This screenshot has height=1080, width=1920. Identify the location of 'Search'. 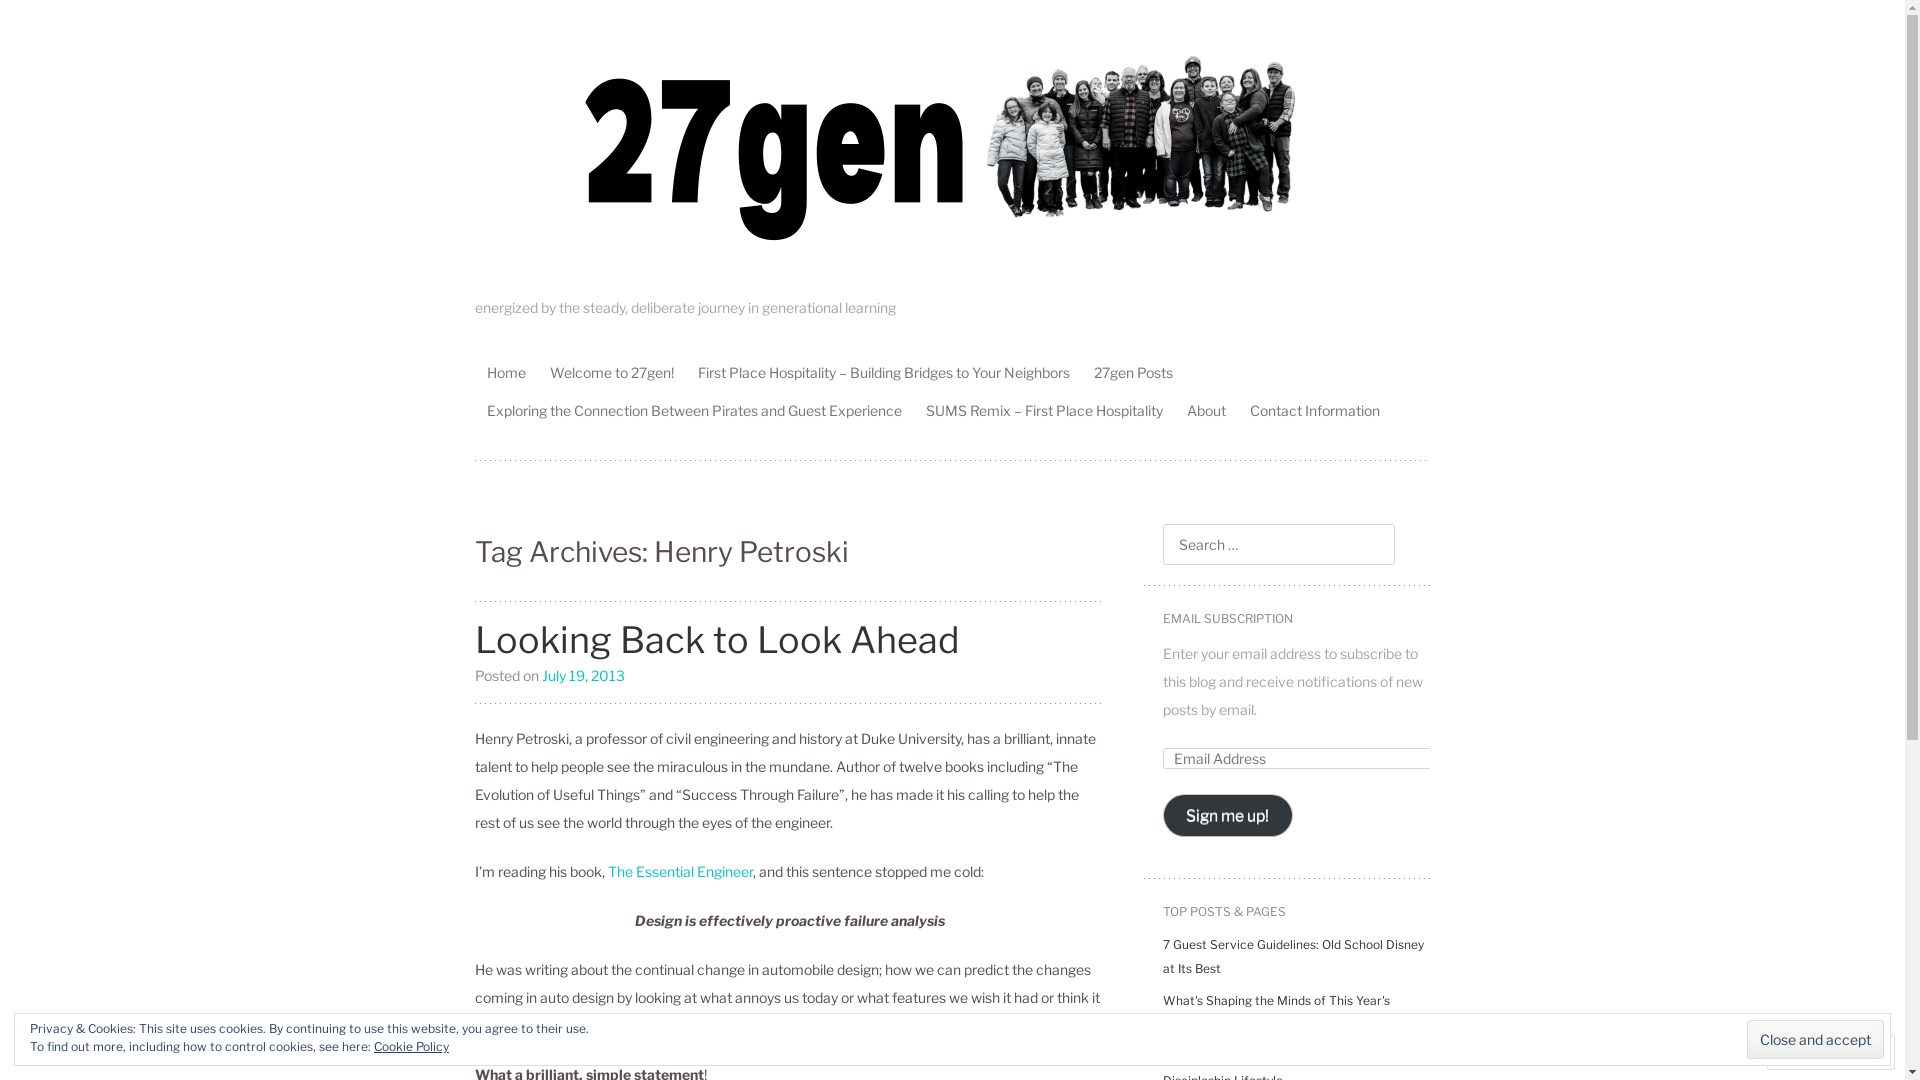
(39, 19).